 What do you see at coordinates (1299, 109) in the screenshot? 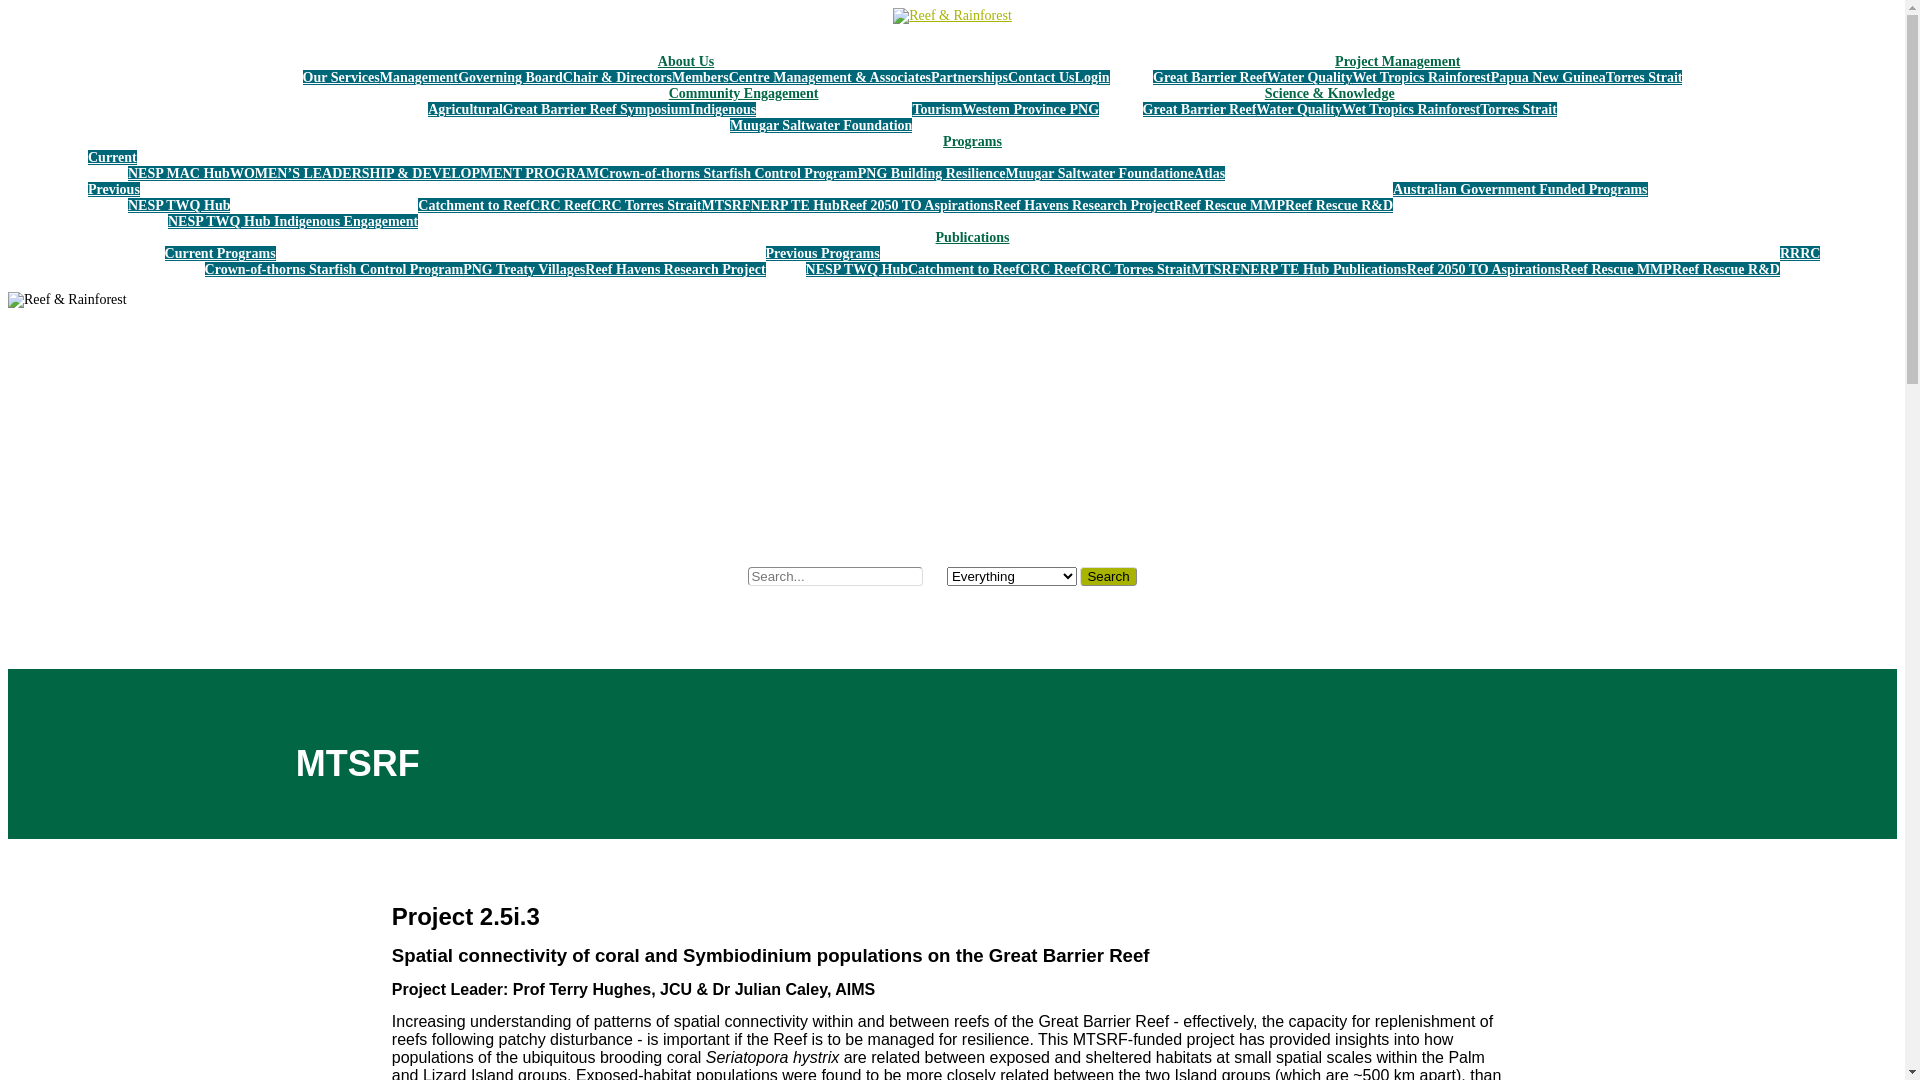
I see `'Water Quality'` at bounding box center [1299, 109].